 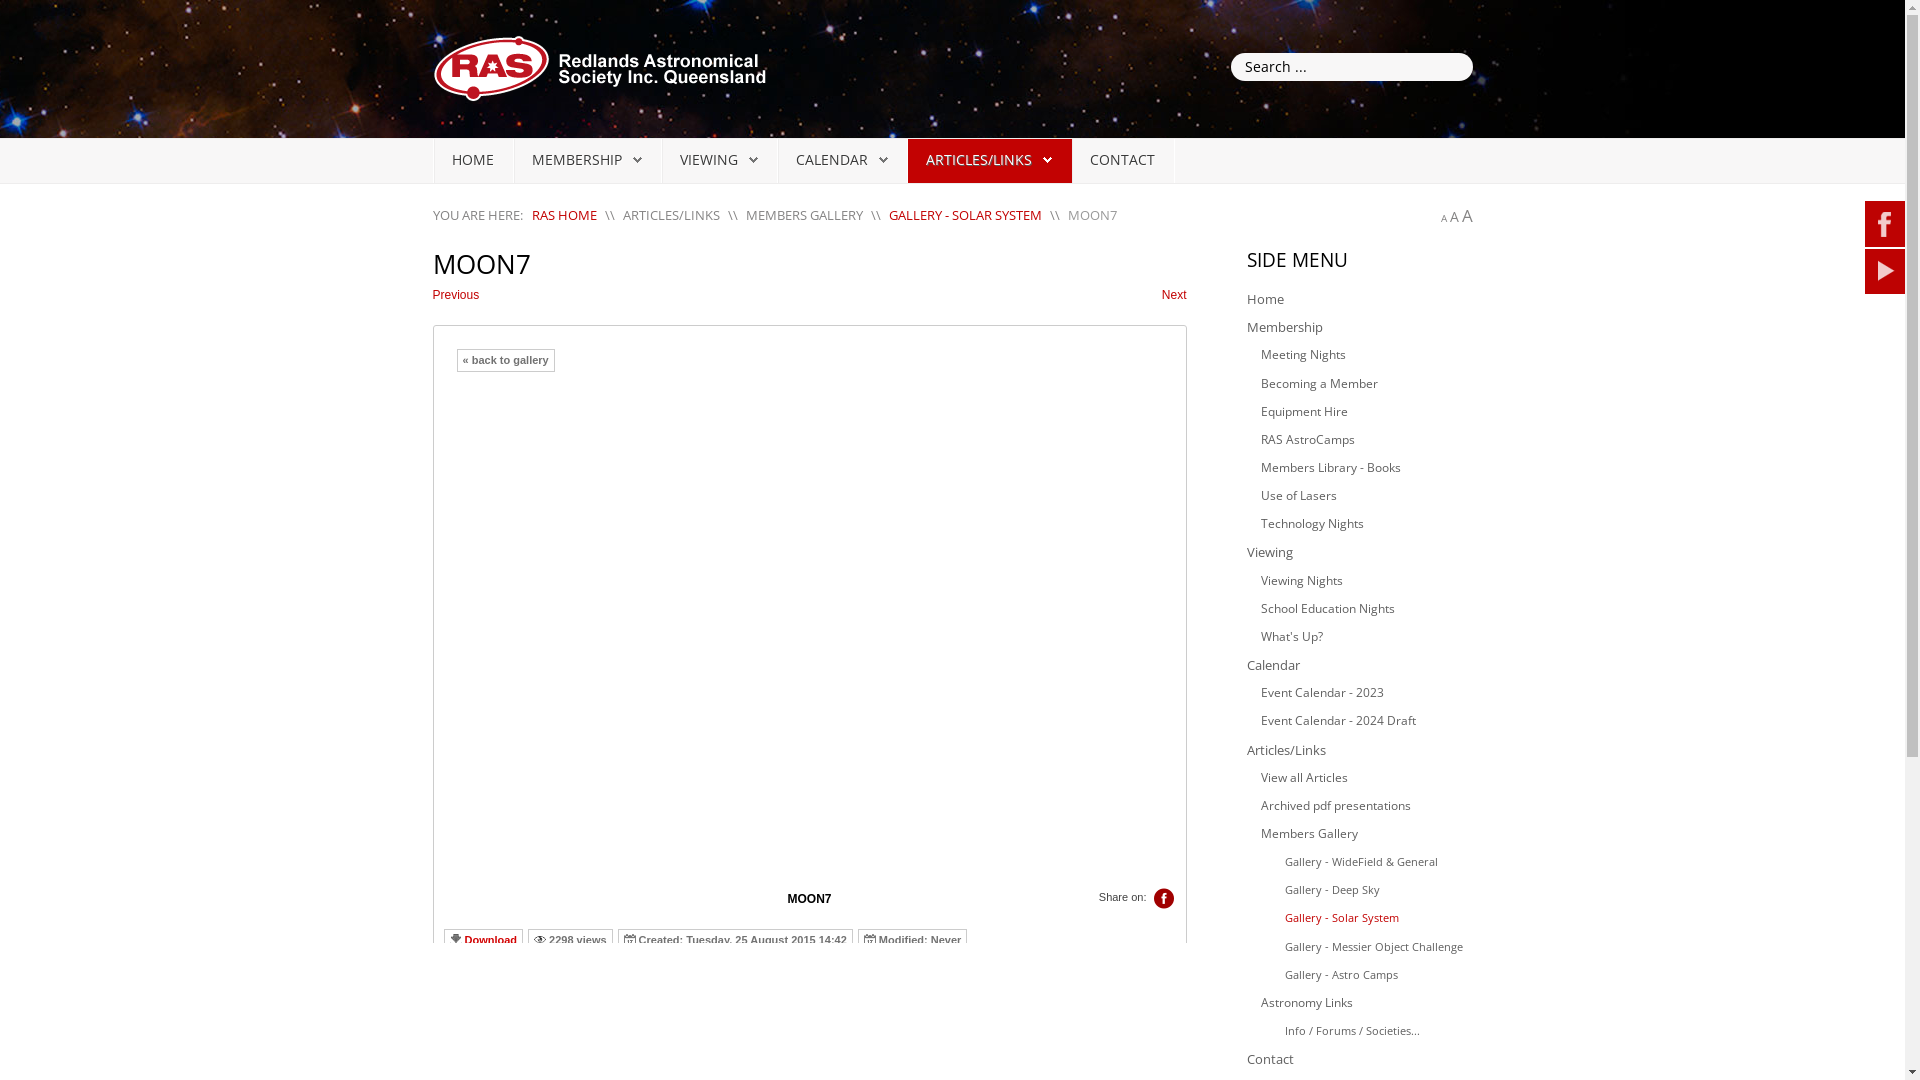 What do you see at coordinates (431, 295) in the screenshot?
I see `'Previous'` at bounding box center [431, 295].